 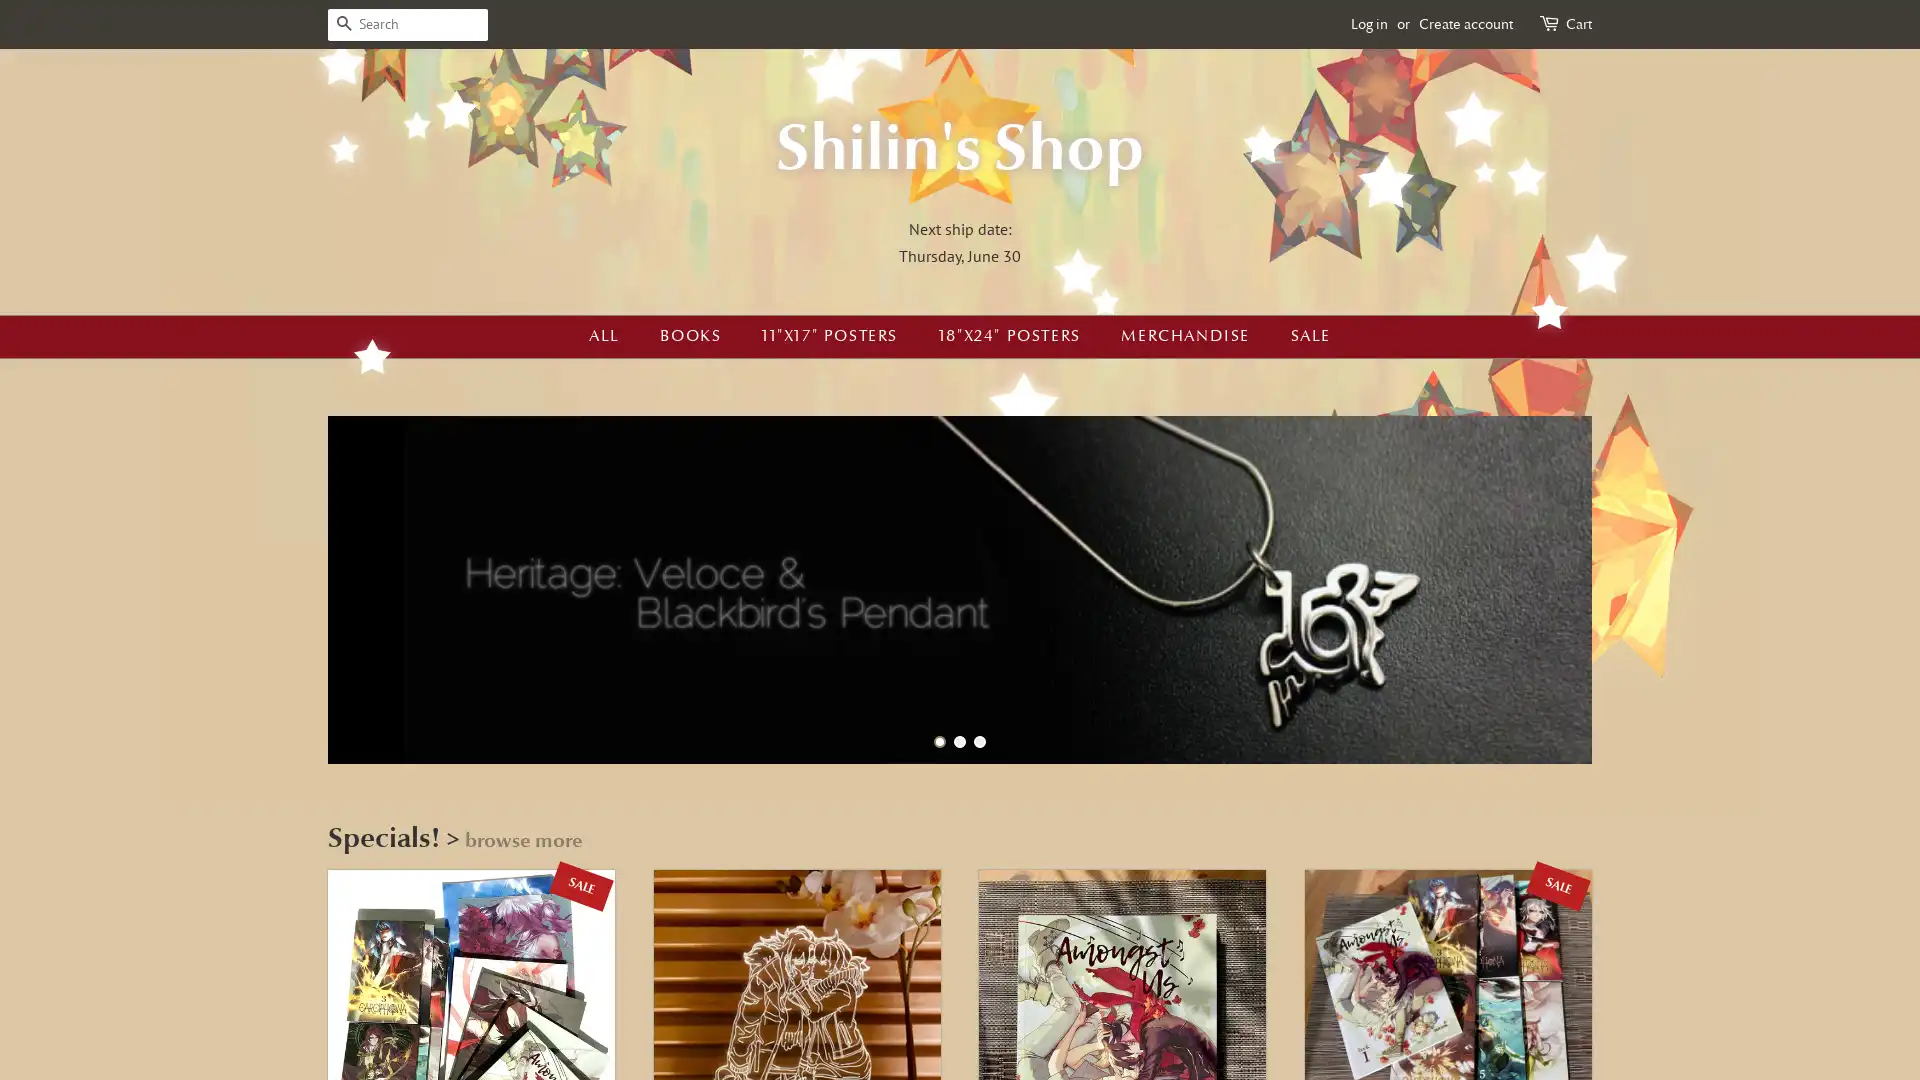 What do you see at coordinates (344, 24) in the screenshot?
I see `SEARCH` at bounding box center [344, 24].